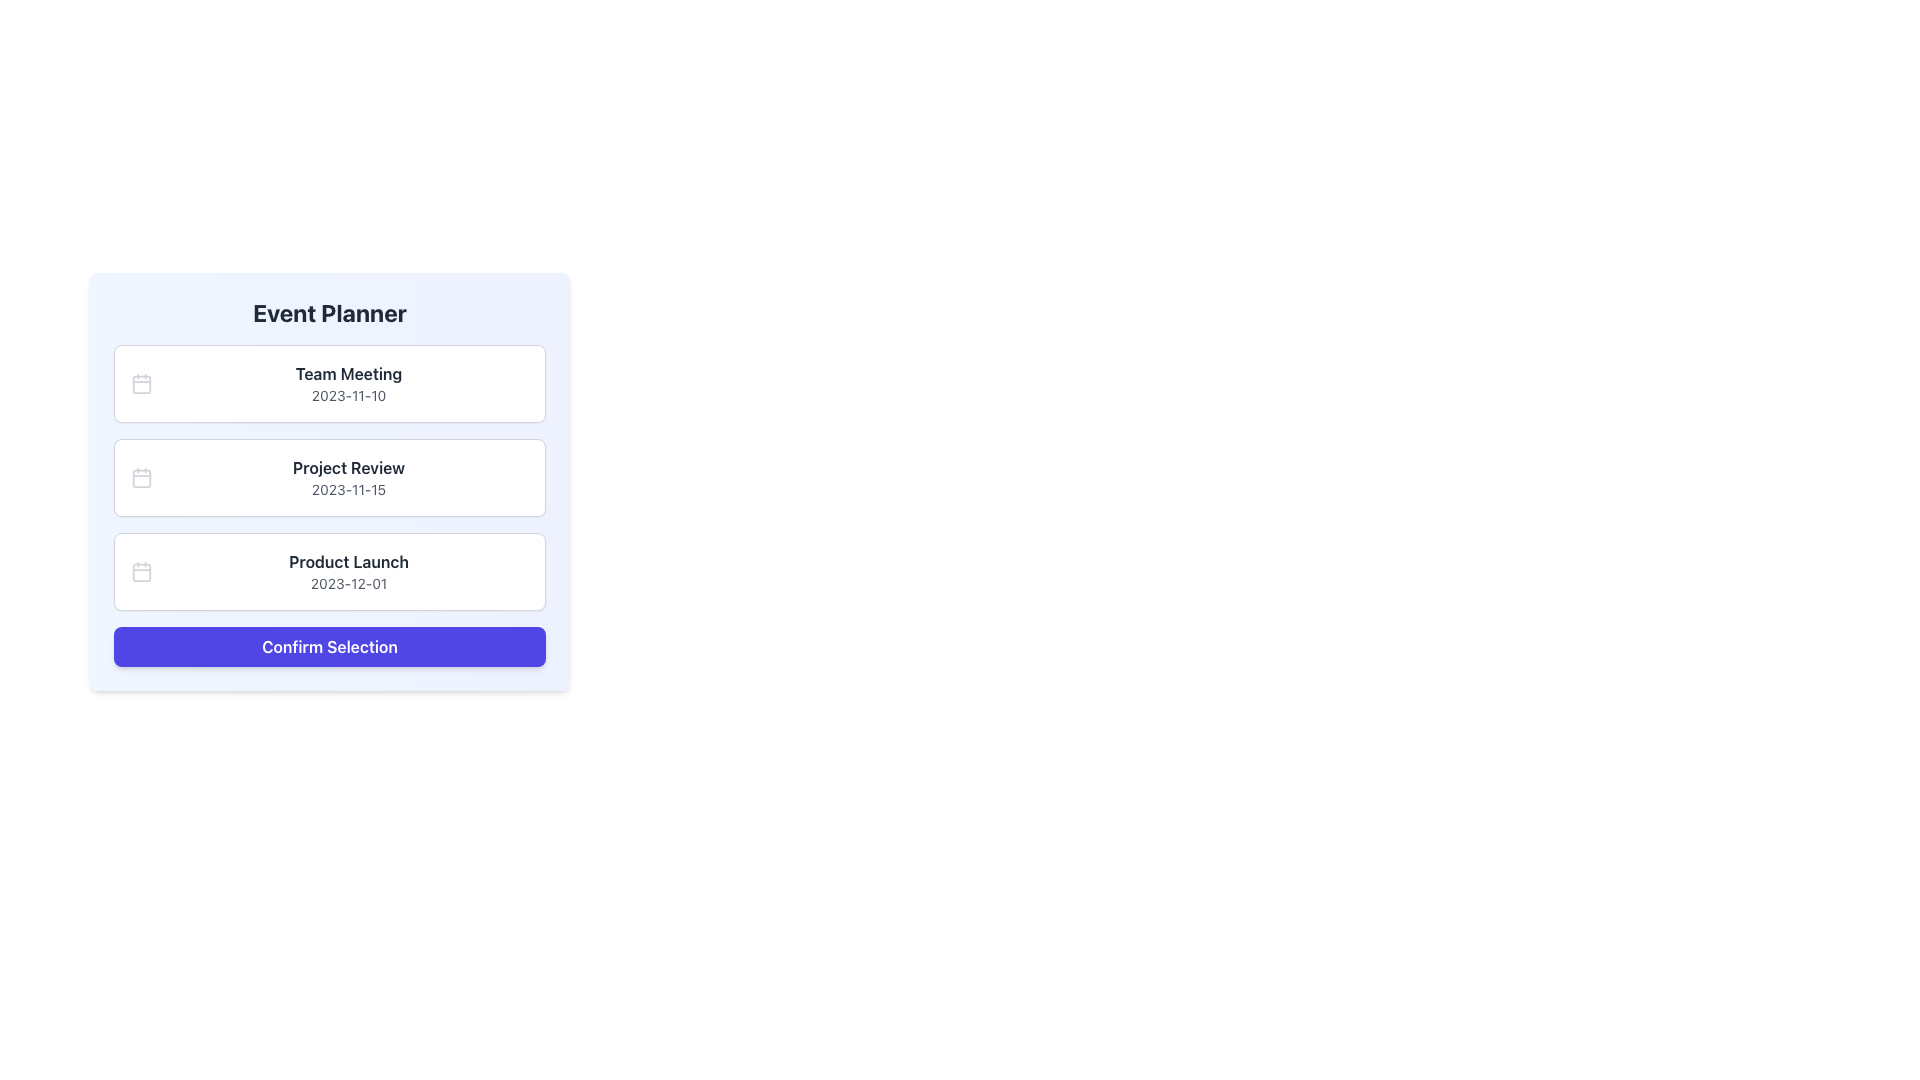 The height and width of the screenshot is (1080, 1920). I want to click on date information displayed in grey text '2023-11-10' located below the title 'Team Meeting' within the first event card of the 'Event Planner', so click(349, 396).